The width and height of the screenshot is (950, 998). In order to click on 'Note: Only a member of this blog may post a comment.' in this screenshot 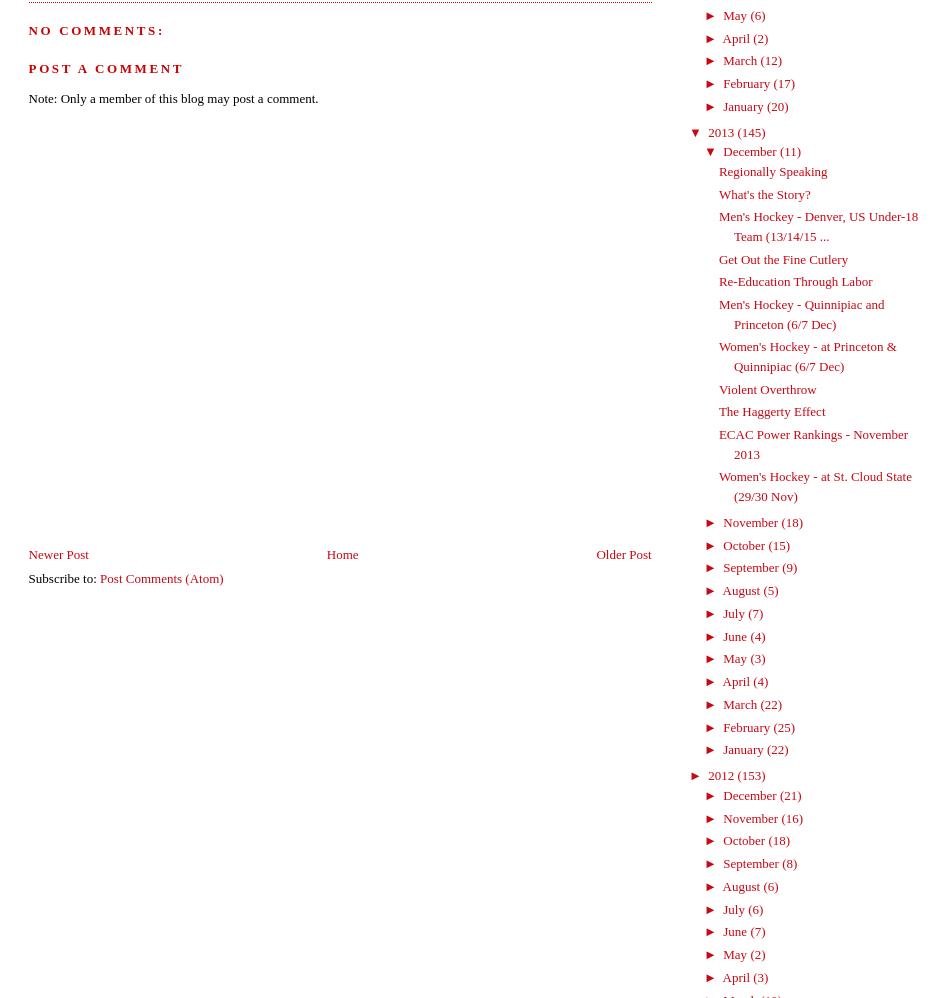, I will do `click(172, 96)`.